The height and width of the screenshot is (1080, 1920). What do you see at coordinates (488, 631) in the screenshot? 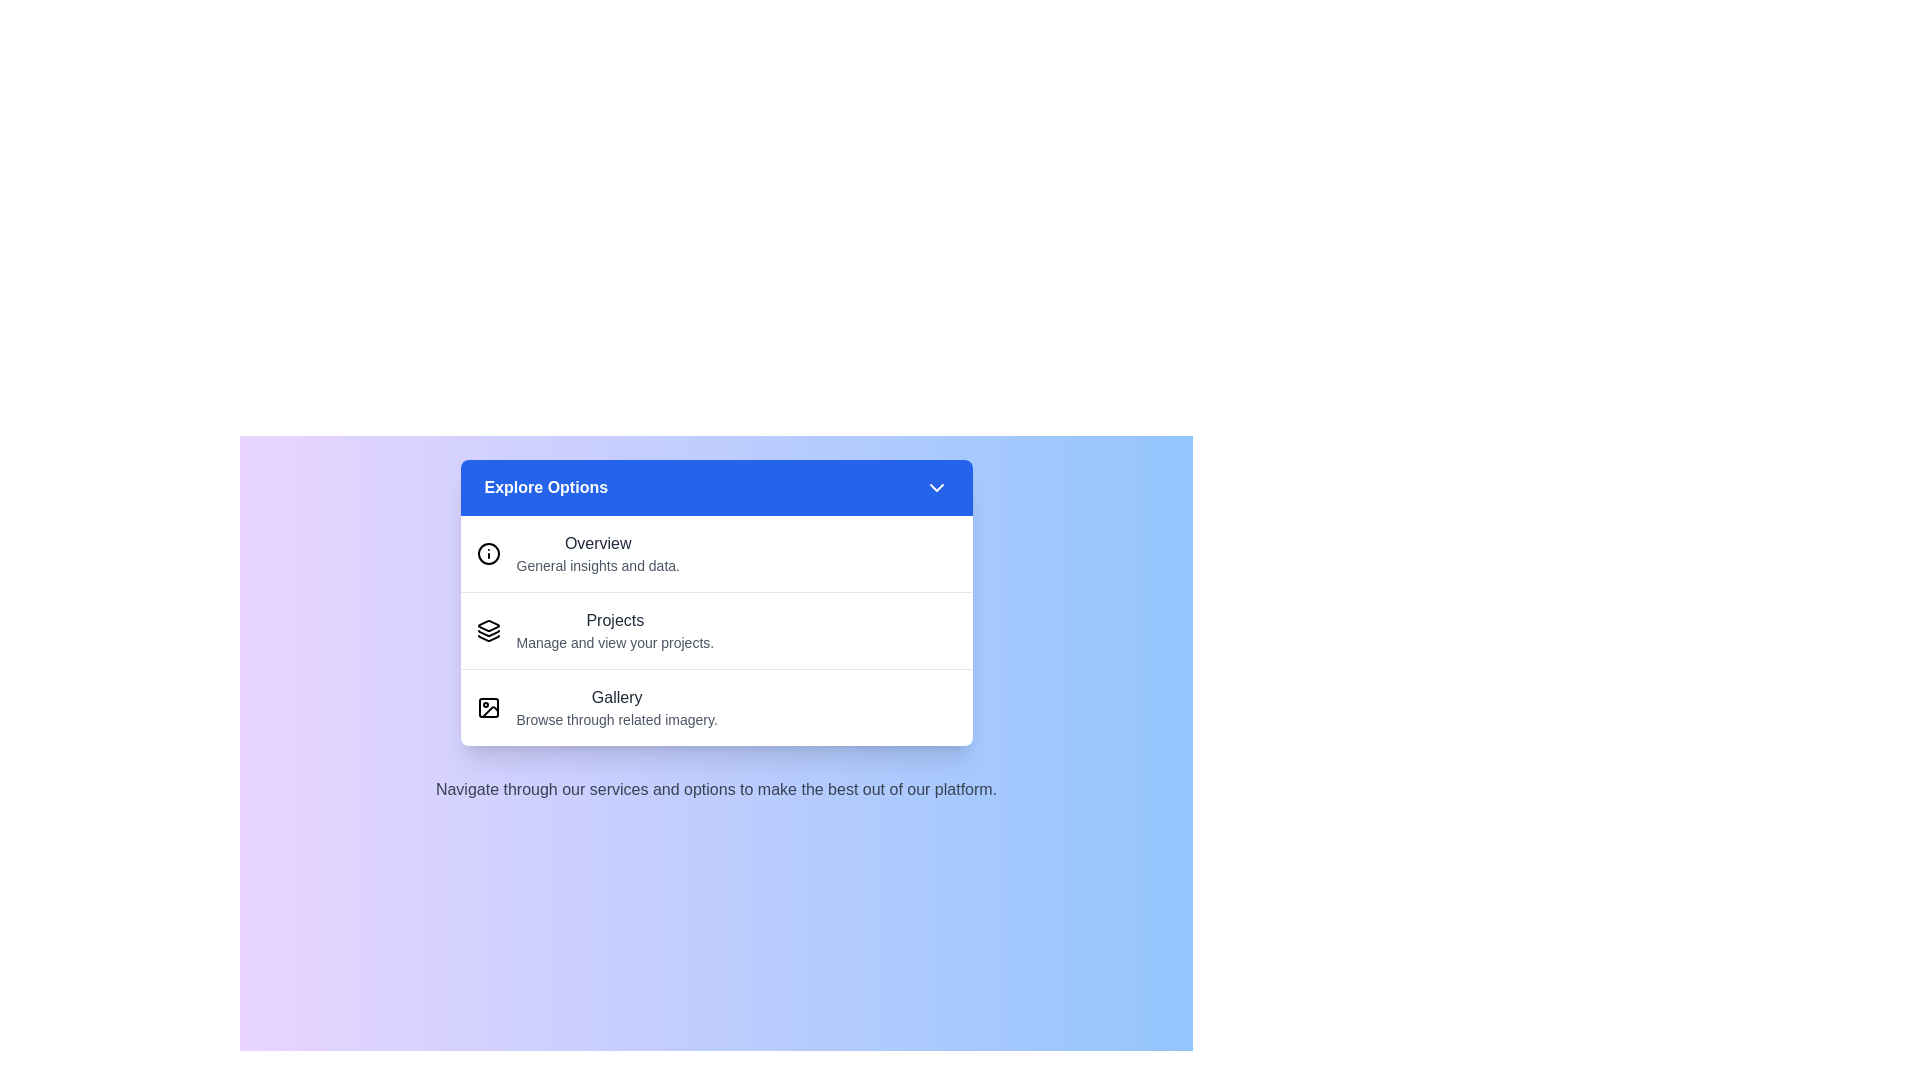
I see `the icon of the menu item labeled Projects` at bounding box center [488, 631].